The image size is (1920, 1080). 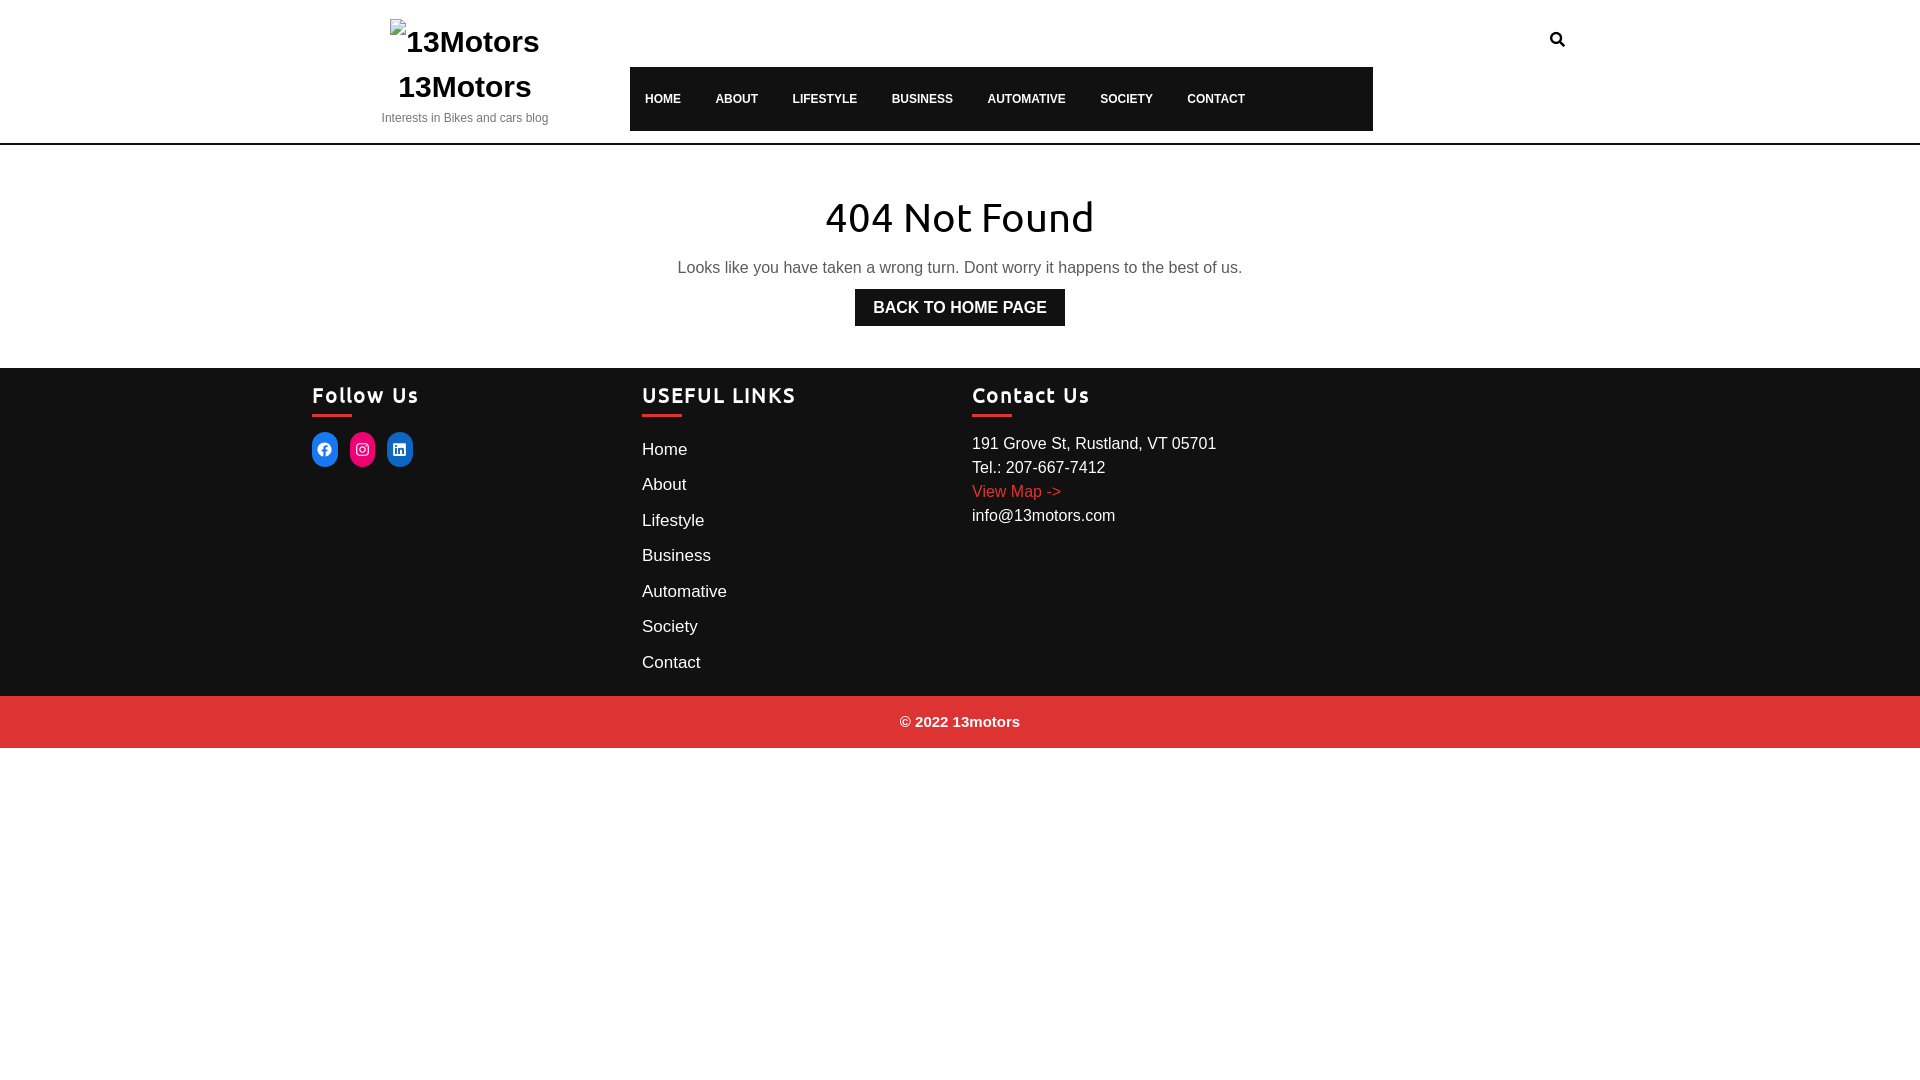 What do you see at coordinates (825, 99) in the screenshot?
I see `'LIFESTYLE'` at bounding box center [825, 99].